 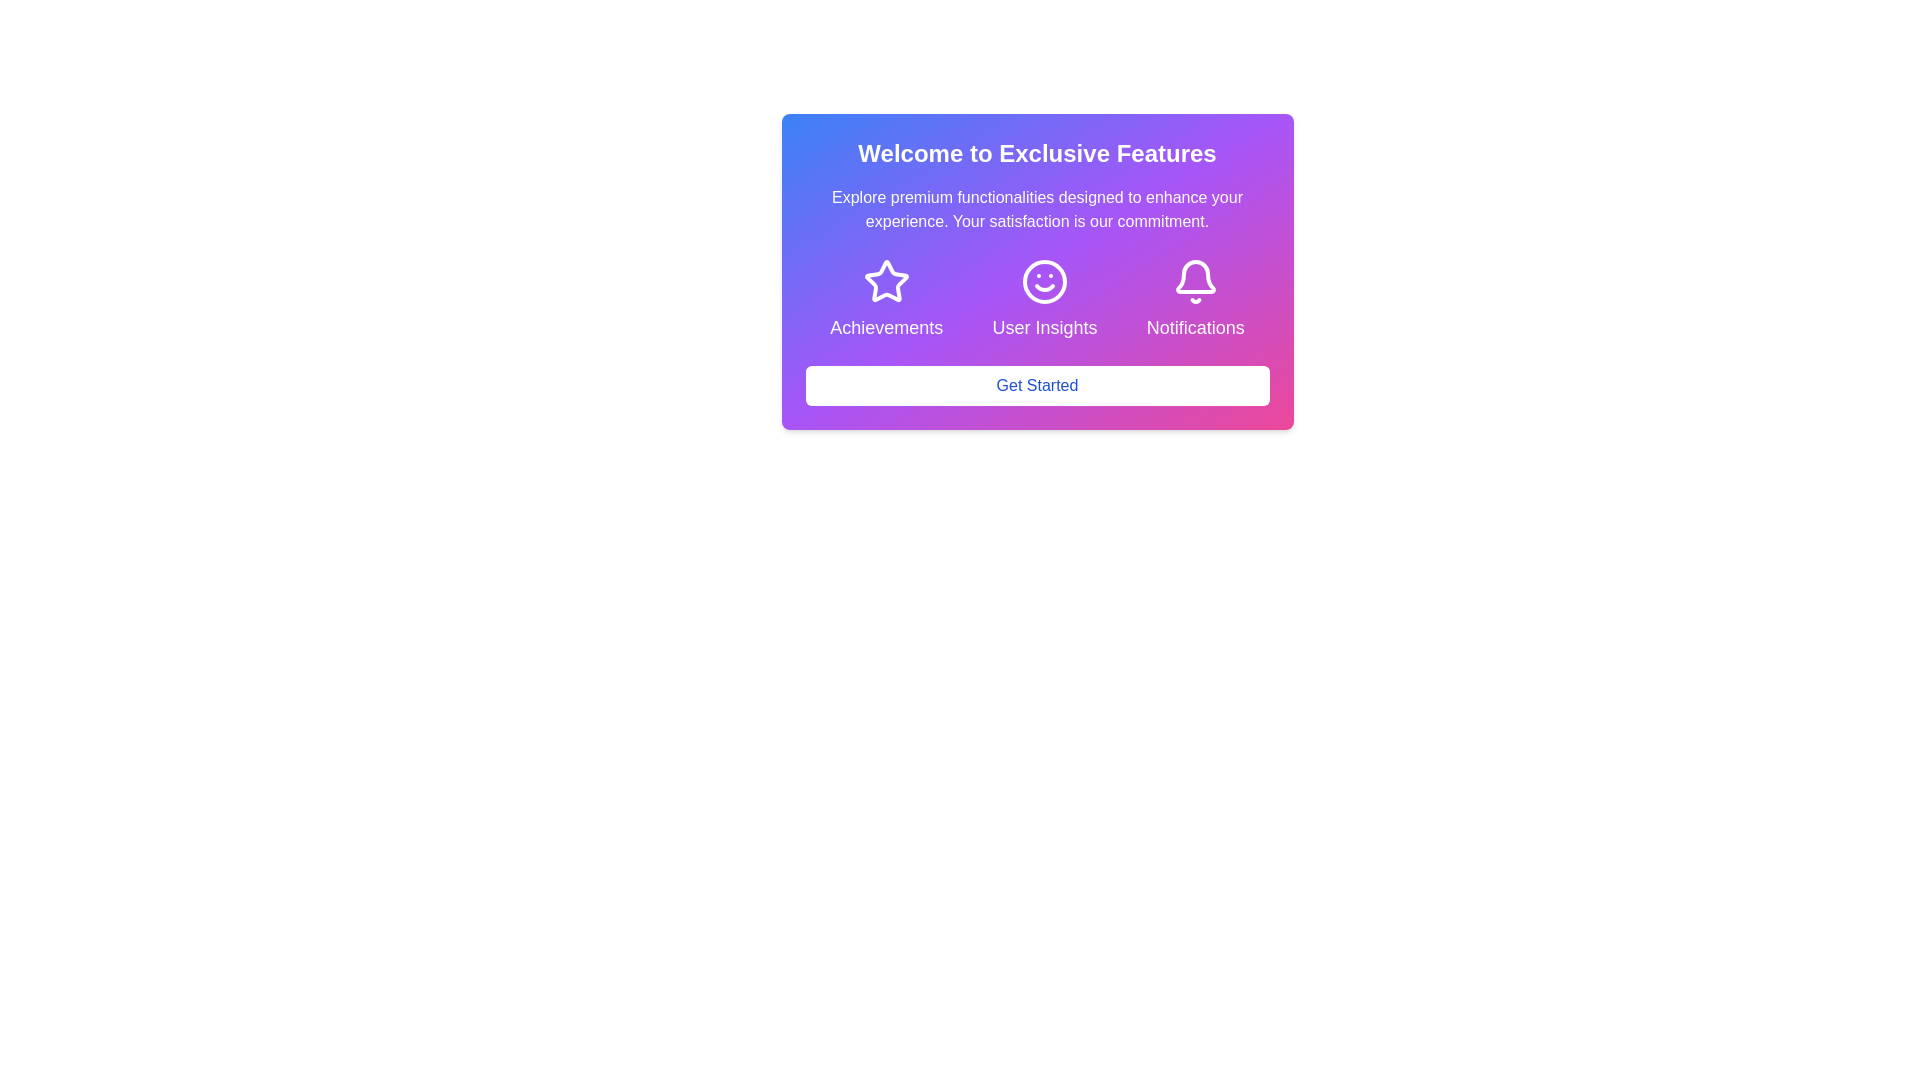 What do you see at coordinates (1044, 281) in the screenshot?
I see `the 'User Insights' icon located in the center of the 'User Insights' section` at bounding box center [1044, 281].